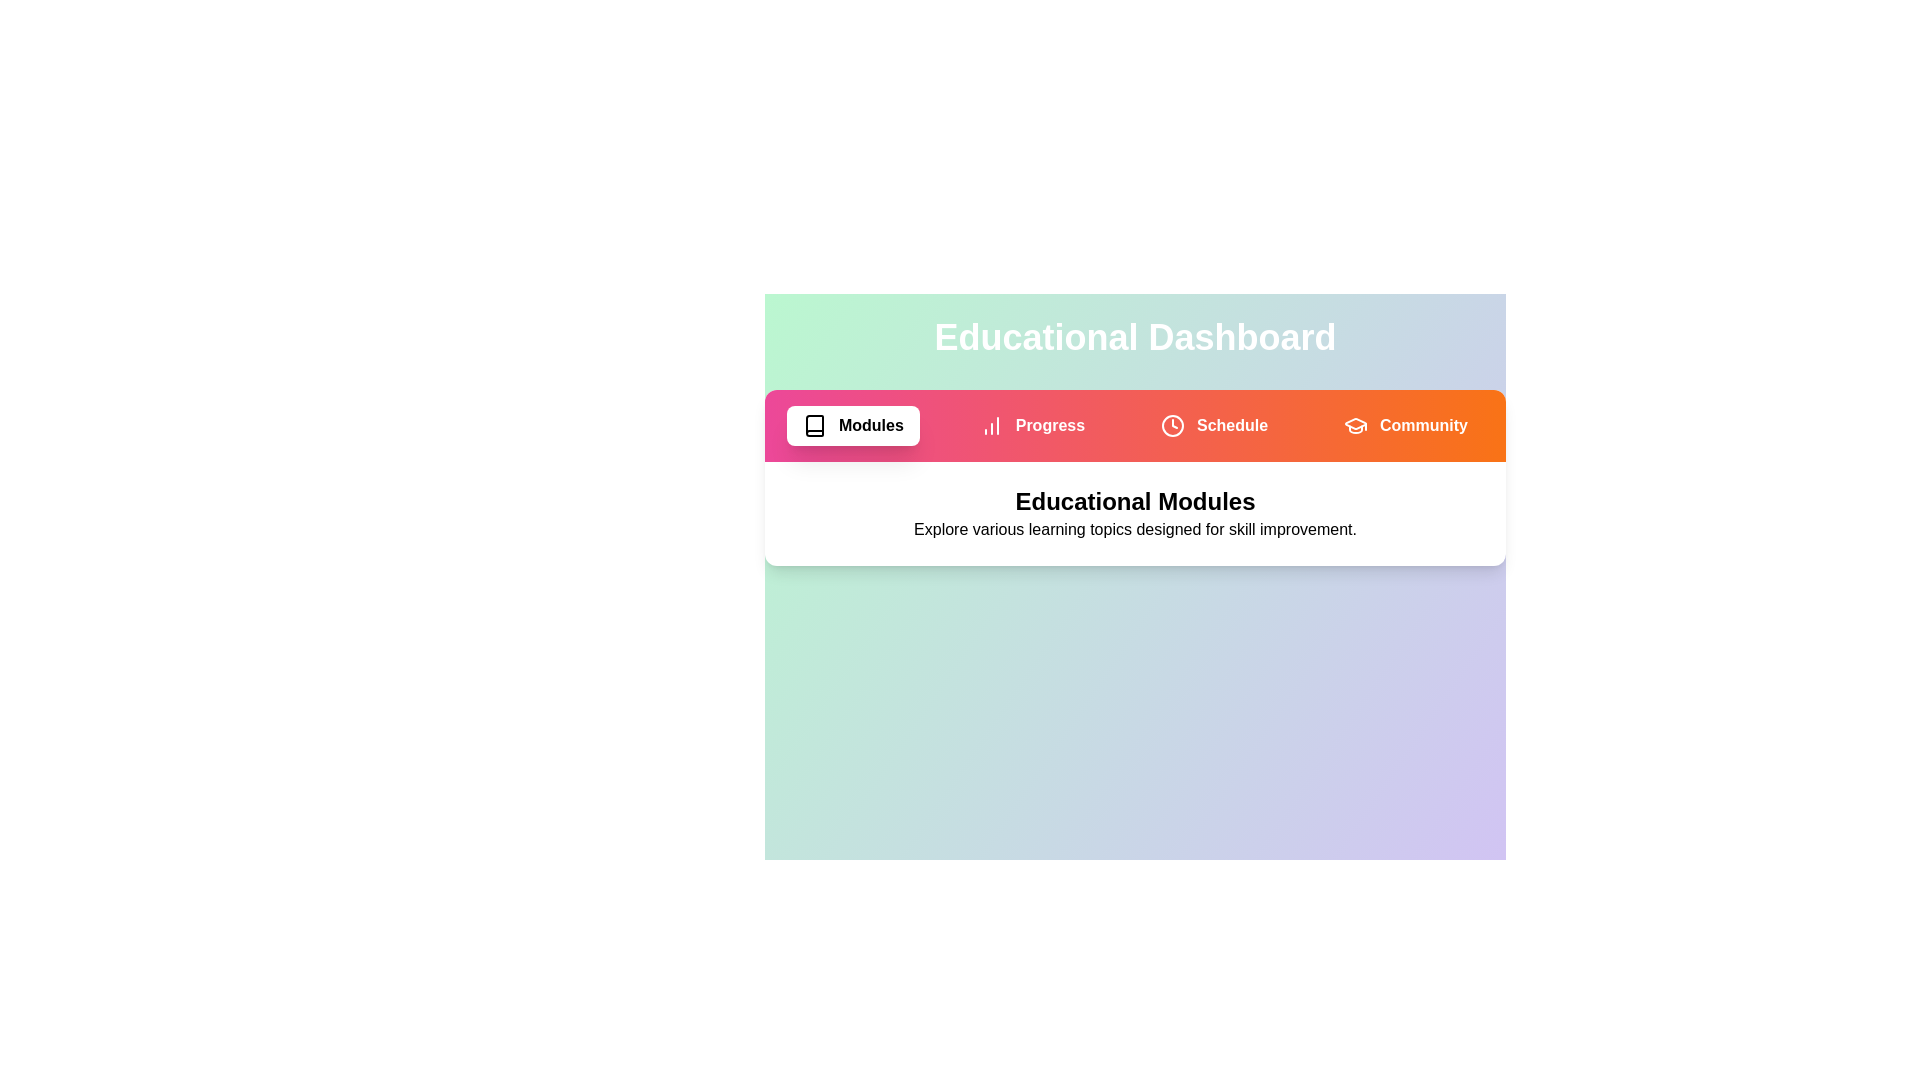  What do you see at coordinates (1135, 512) in the screenshot?
I see `the Text Group (Header and Description) for the 'Educational Modules' section, which is visually distinct and prominently placed below the navigation bar` at bounding box center [1135, 512].